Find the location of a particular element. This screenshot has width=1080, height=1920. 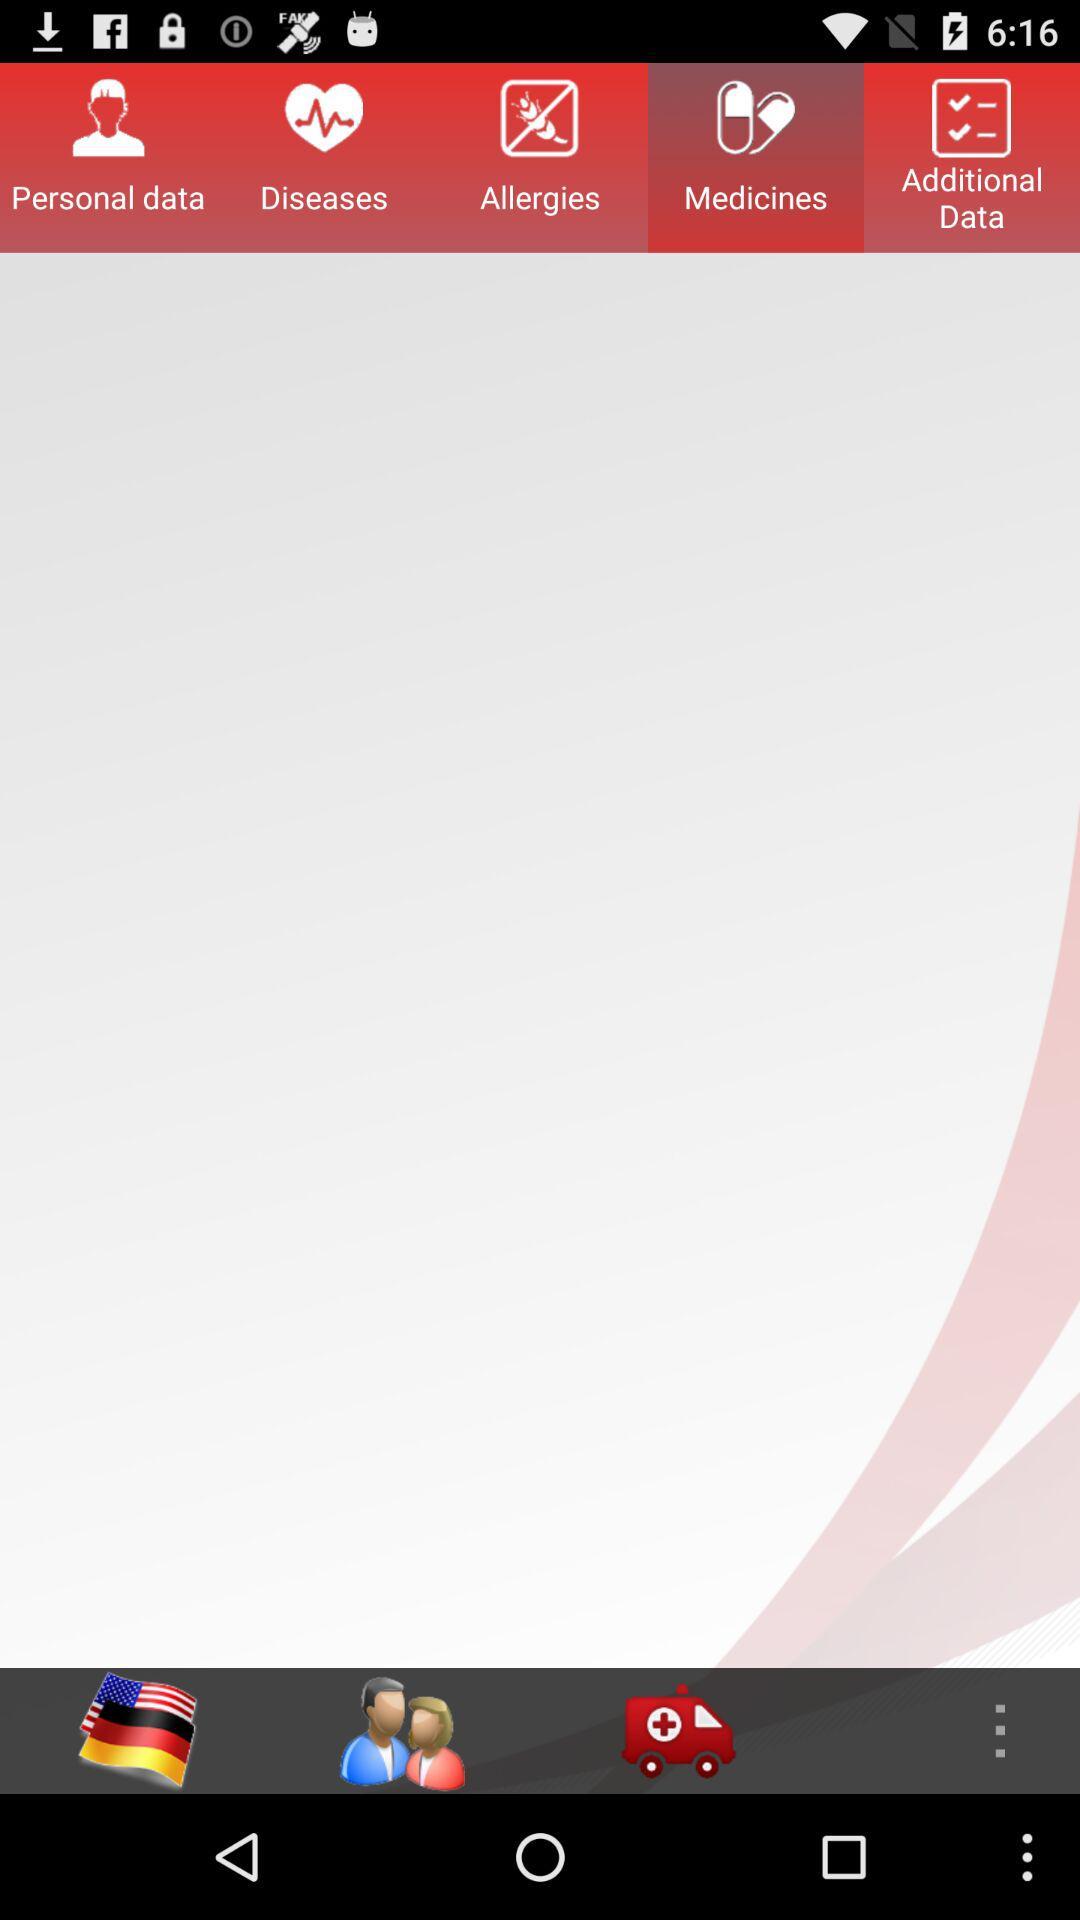

item next to the medicines button is located at coordinates (971, 156).